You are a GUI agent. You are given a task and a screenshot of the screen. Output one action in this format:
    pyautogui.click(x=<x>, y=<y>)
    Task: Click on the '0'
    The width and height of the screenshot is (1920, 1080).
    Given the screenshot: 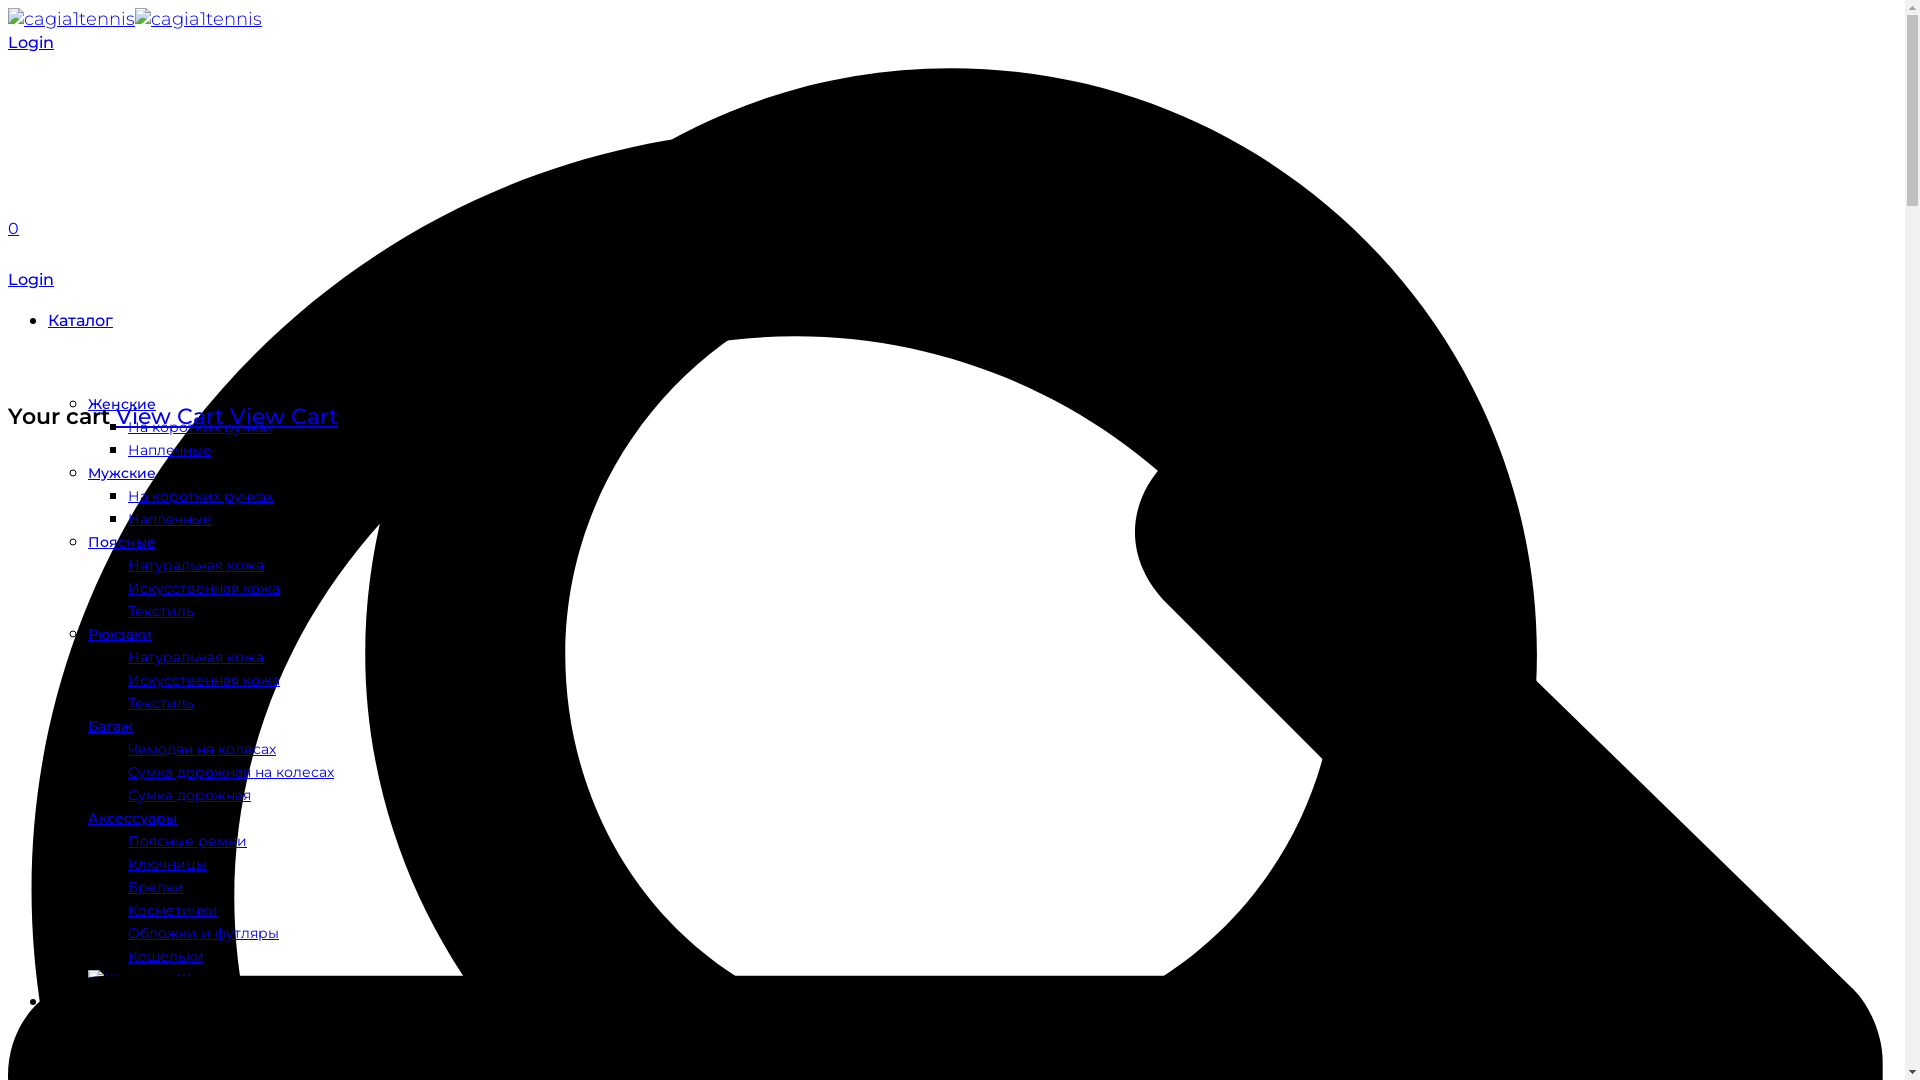 What is the action you would take?
    pyautogui.click(x=13, y=227)
    